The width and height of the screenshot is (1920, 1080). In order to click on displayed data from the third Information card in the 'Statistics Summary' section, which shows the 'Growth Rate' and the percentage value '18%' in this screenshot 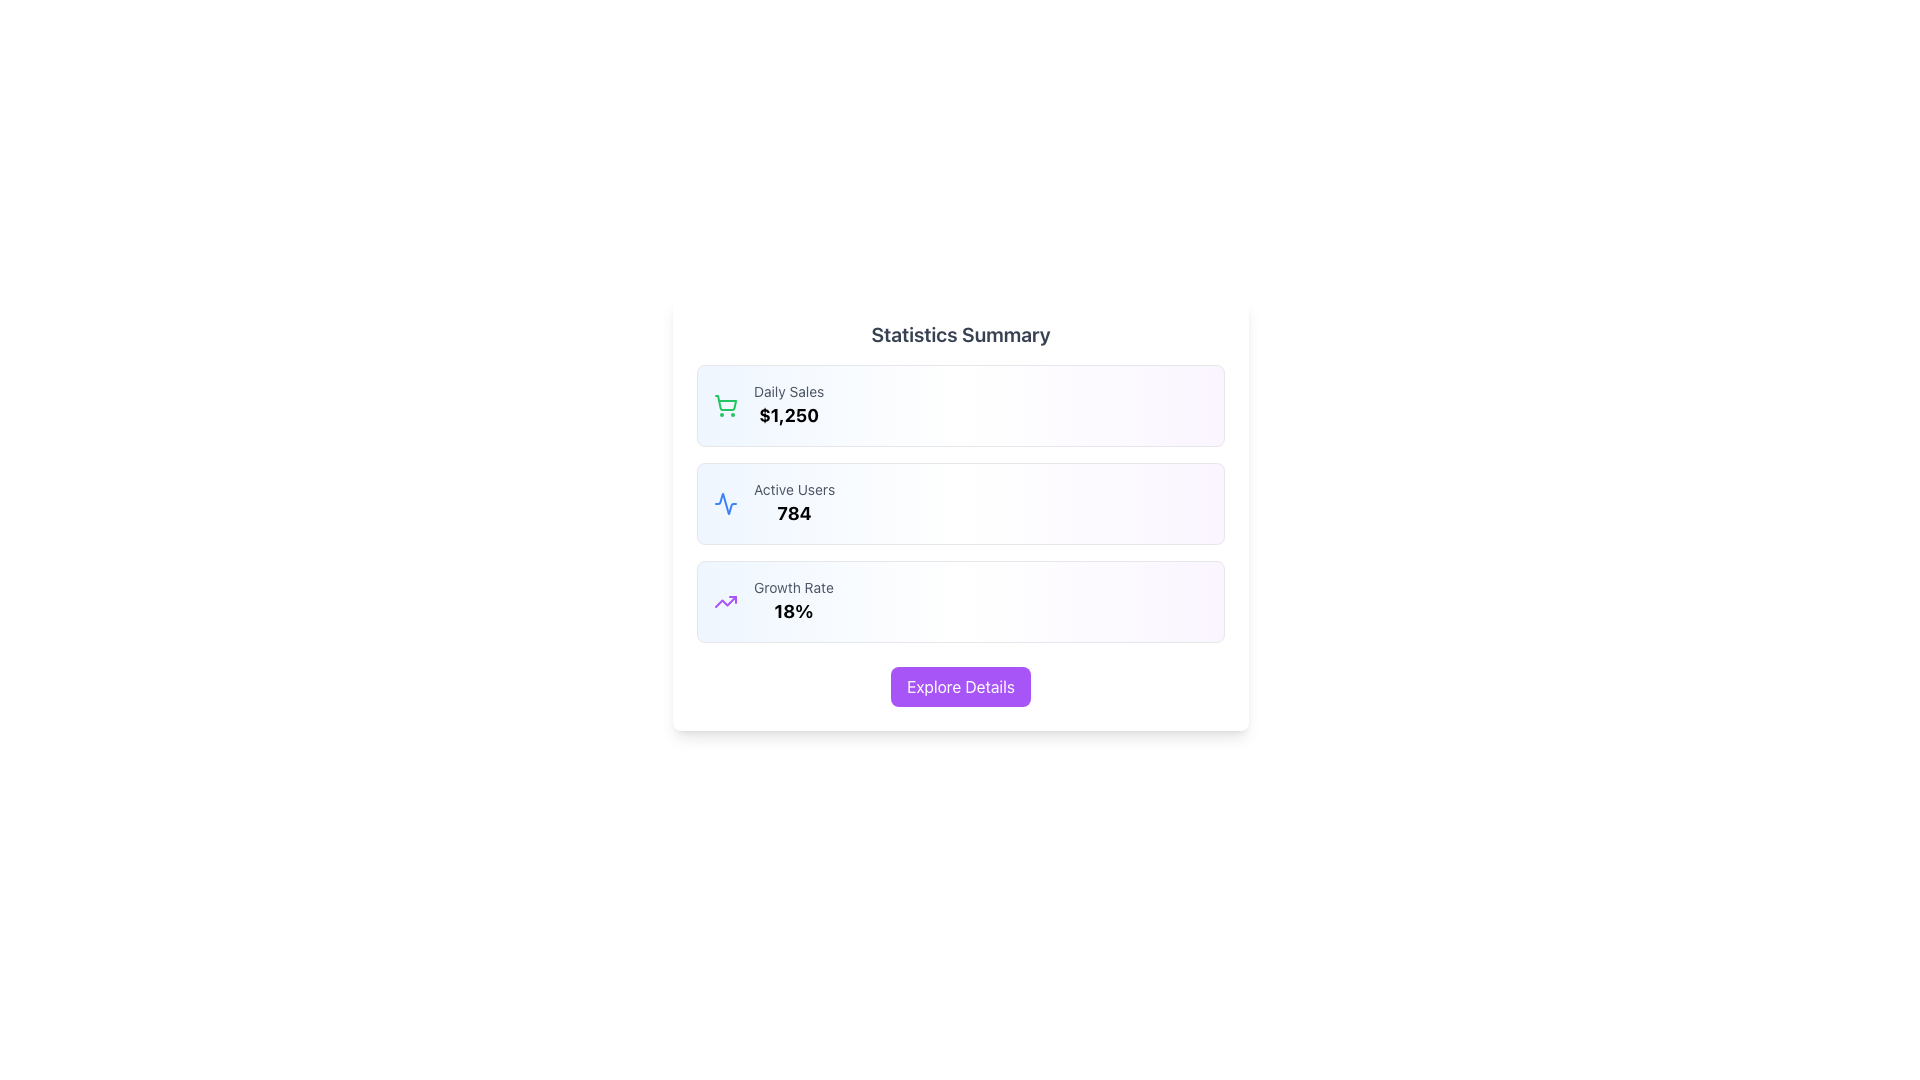, I will do `click(960, 600)`.